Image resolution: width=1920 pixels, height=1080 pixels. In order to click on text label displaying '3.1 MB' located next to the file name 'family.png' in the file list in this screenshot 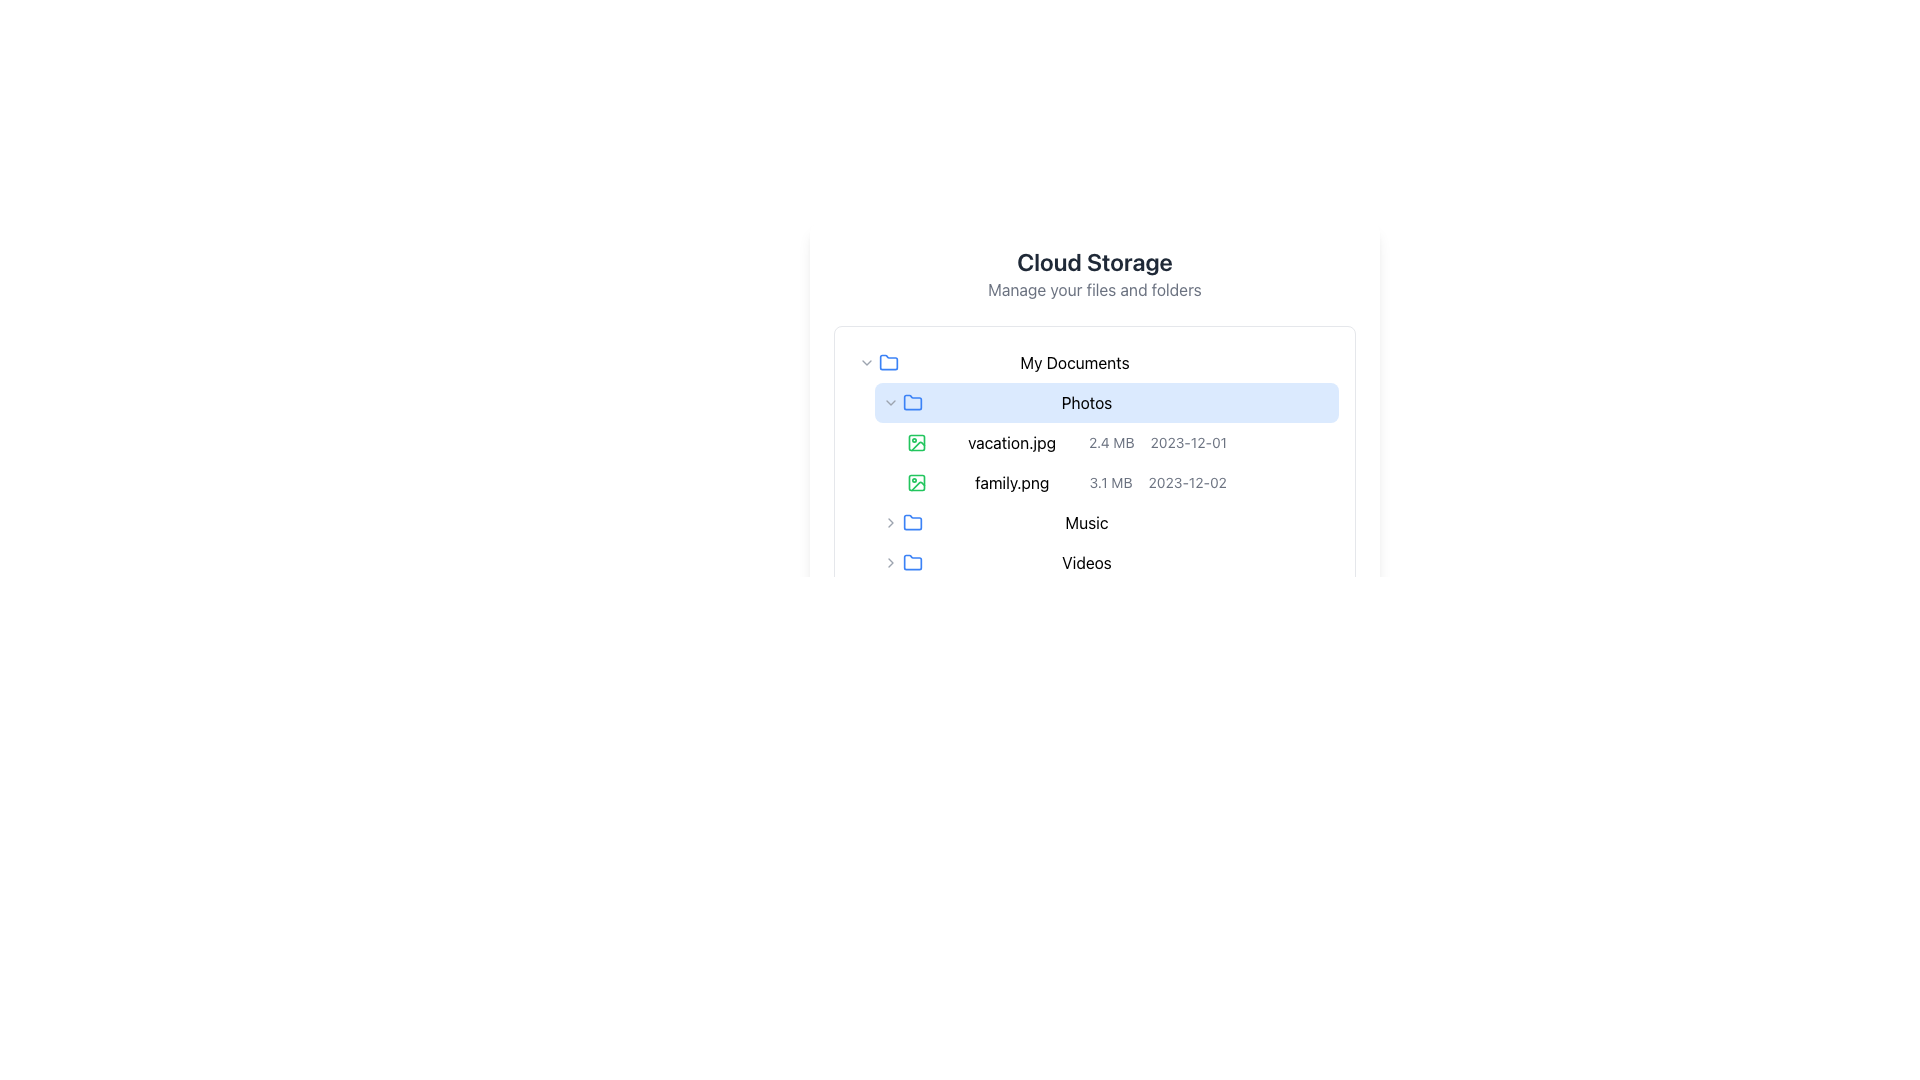, I will do `click(1110, 482)`.